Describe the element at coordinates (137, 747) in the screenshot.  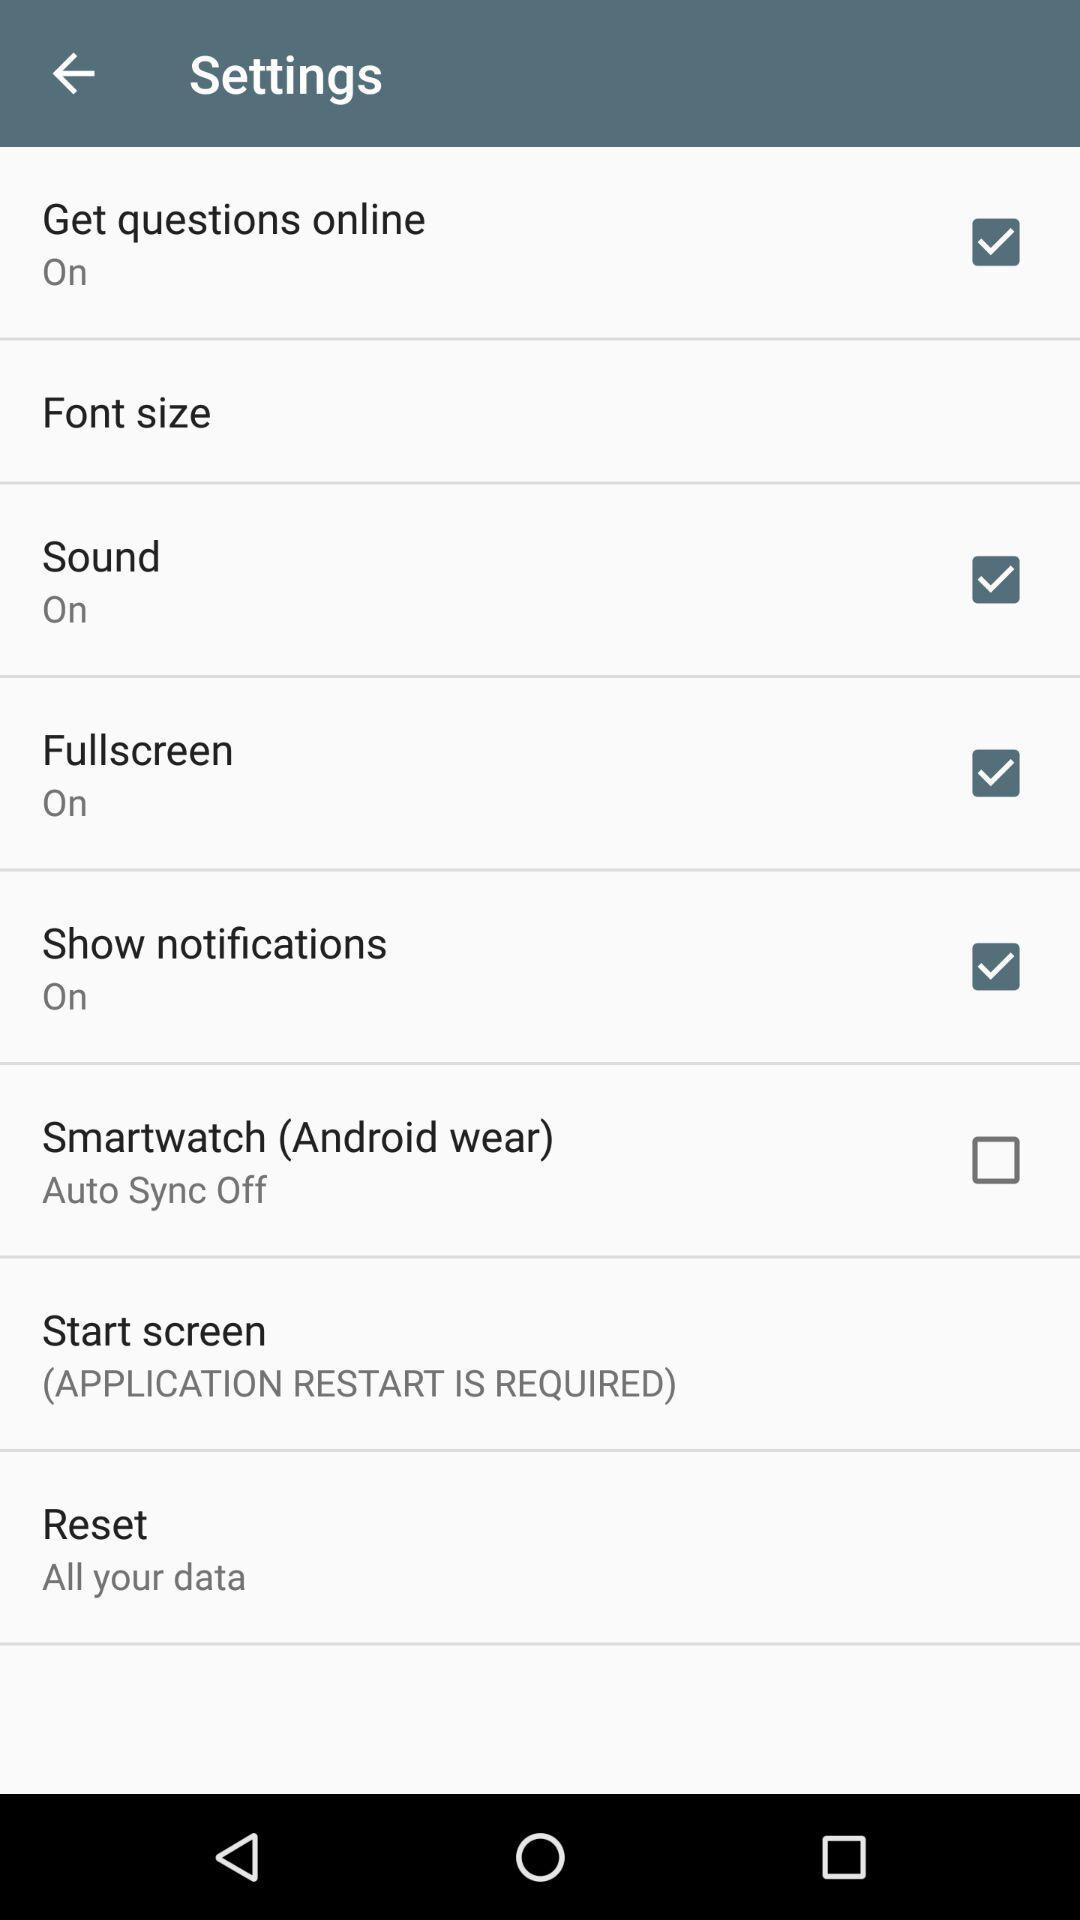
I see `item below on` at that location.